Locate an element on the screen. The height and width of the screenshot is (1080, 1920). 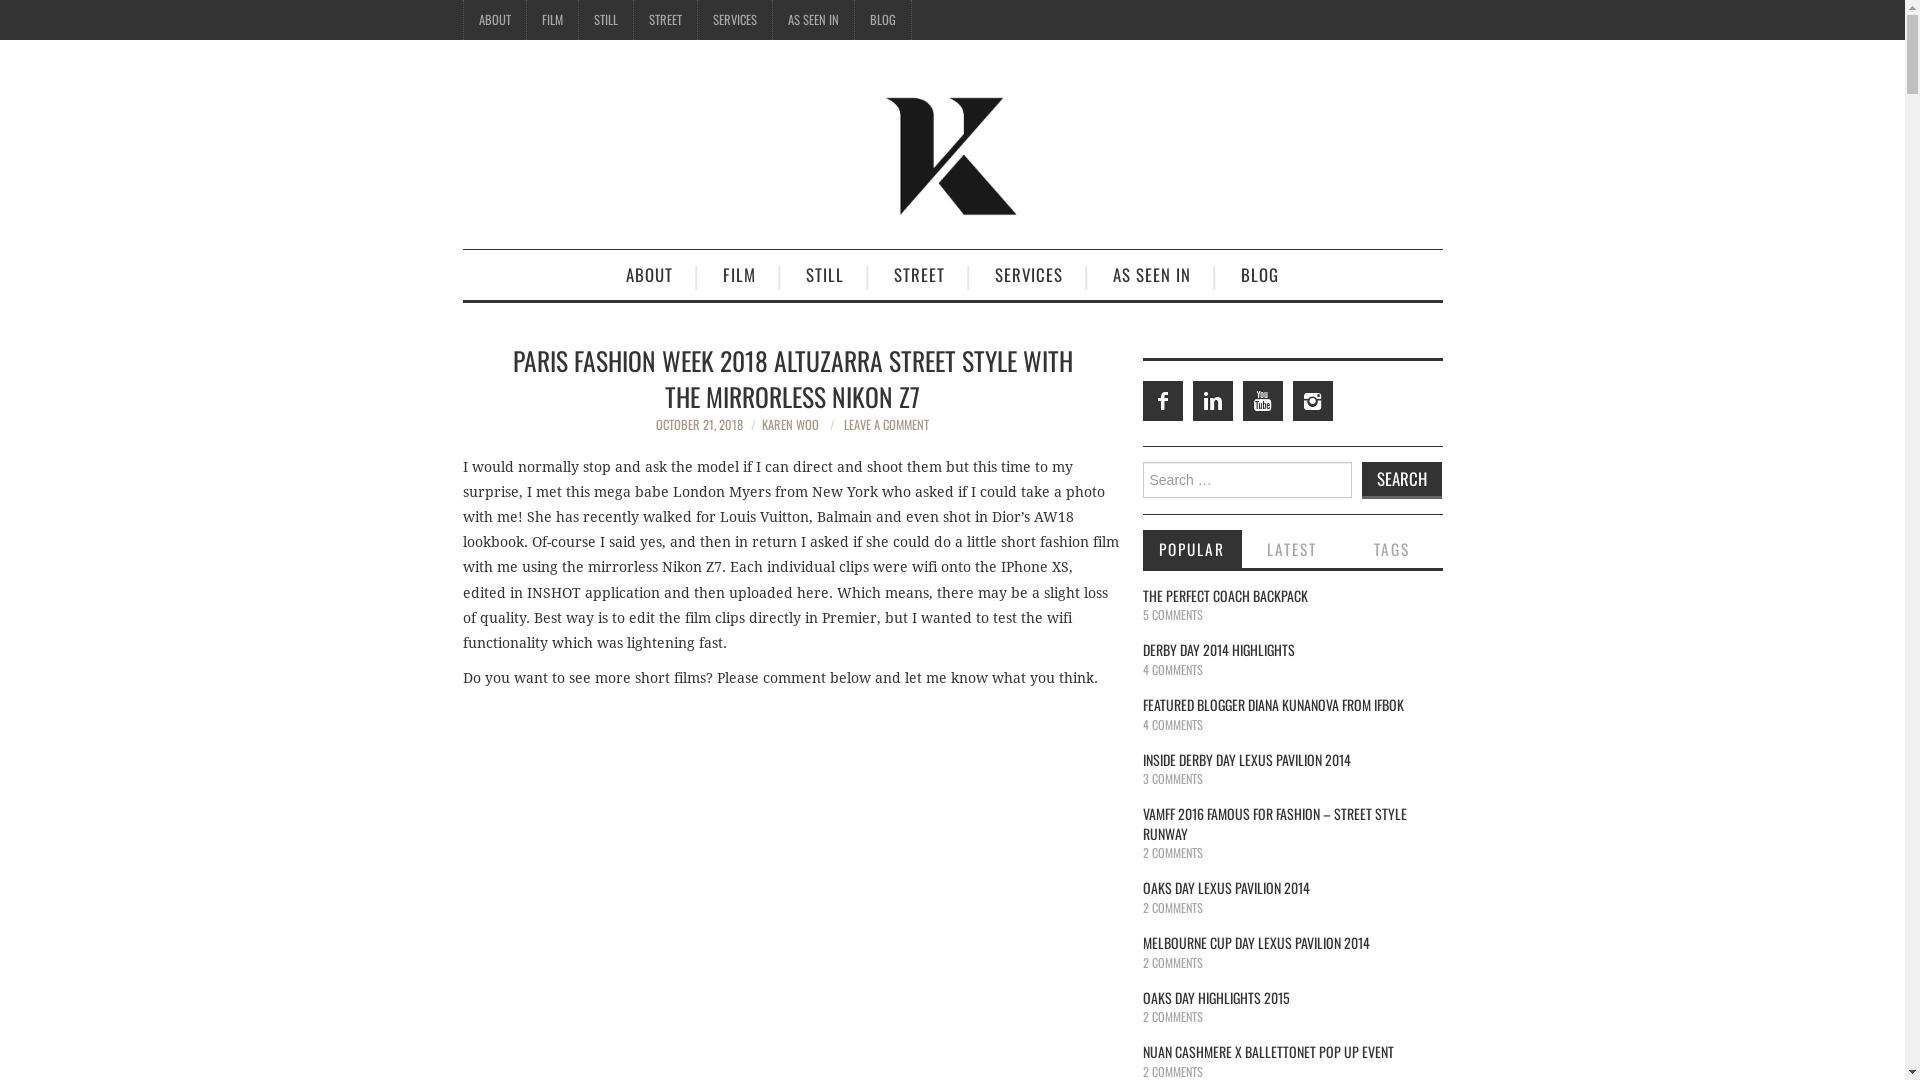
'FILM' is located at coordinates (738, 274).